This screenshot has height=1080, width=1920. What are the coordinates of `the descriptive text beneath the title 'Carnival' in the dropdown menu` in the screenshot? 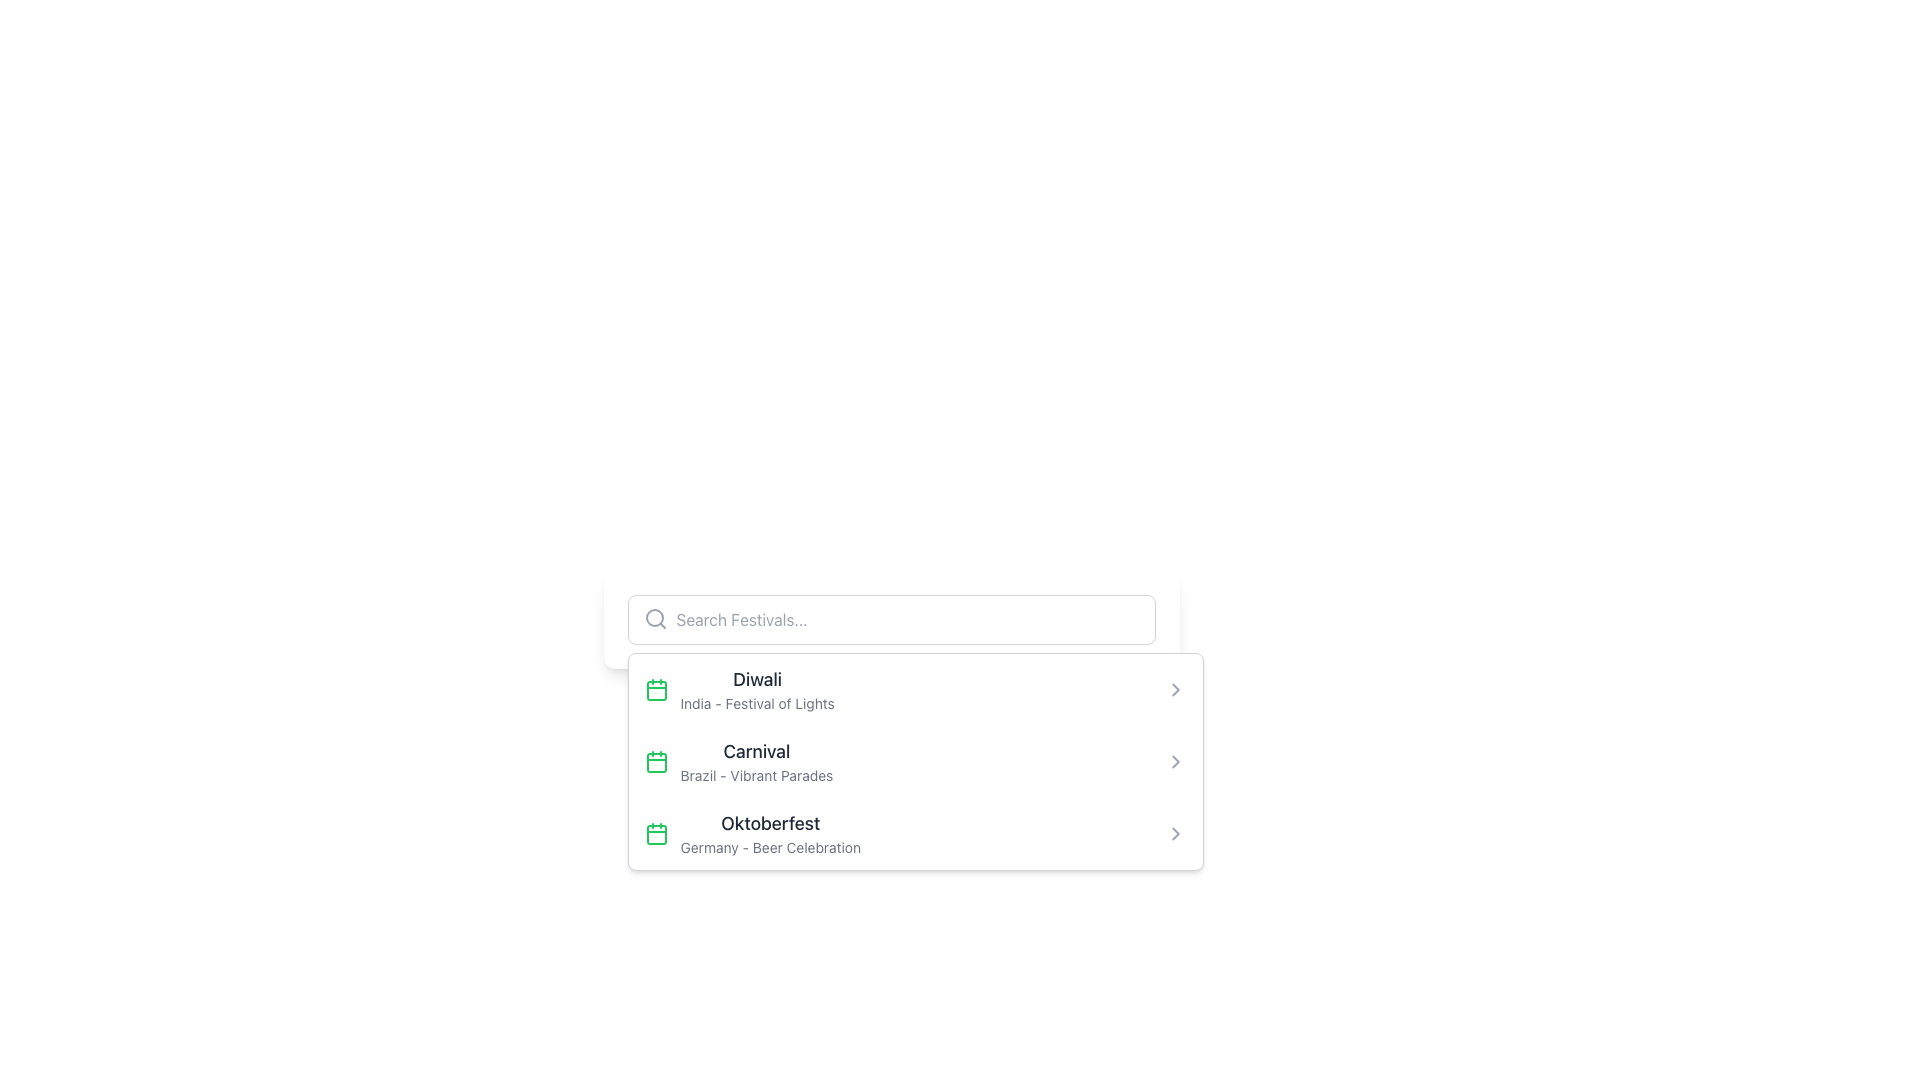 It's located at (755, 774).